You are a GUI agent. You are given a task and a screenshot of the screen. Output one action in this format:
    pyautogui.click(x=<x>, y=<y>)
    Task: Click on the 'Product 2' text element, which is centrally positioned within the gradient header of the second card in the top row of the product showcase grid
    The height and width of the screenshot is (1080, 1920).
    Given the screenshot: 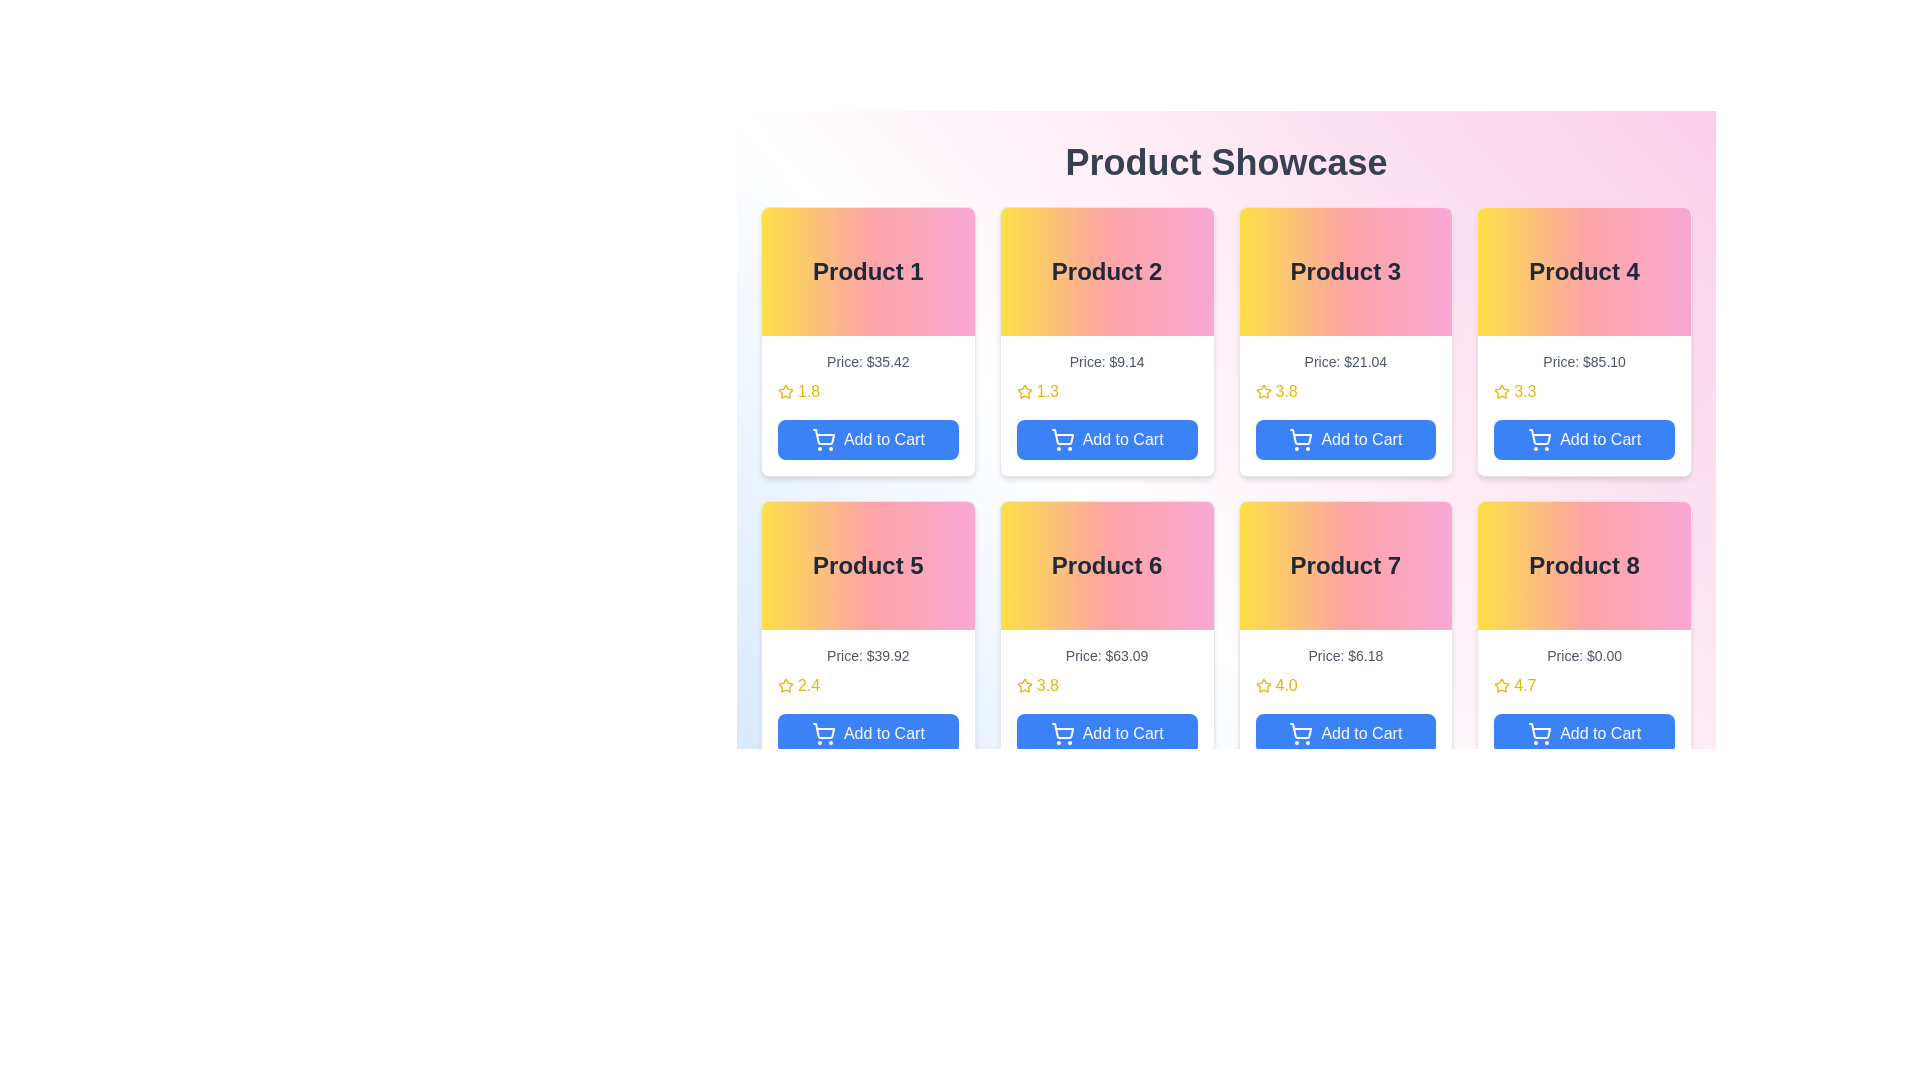 What is the action you would take?
    pyautogui.click(x=1106, y=272)
    